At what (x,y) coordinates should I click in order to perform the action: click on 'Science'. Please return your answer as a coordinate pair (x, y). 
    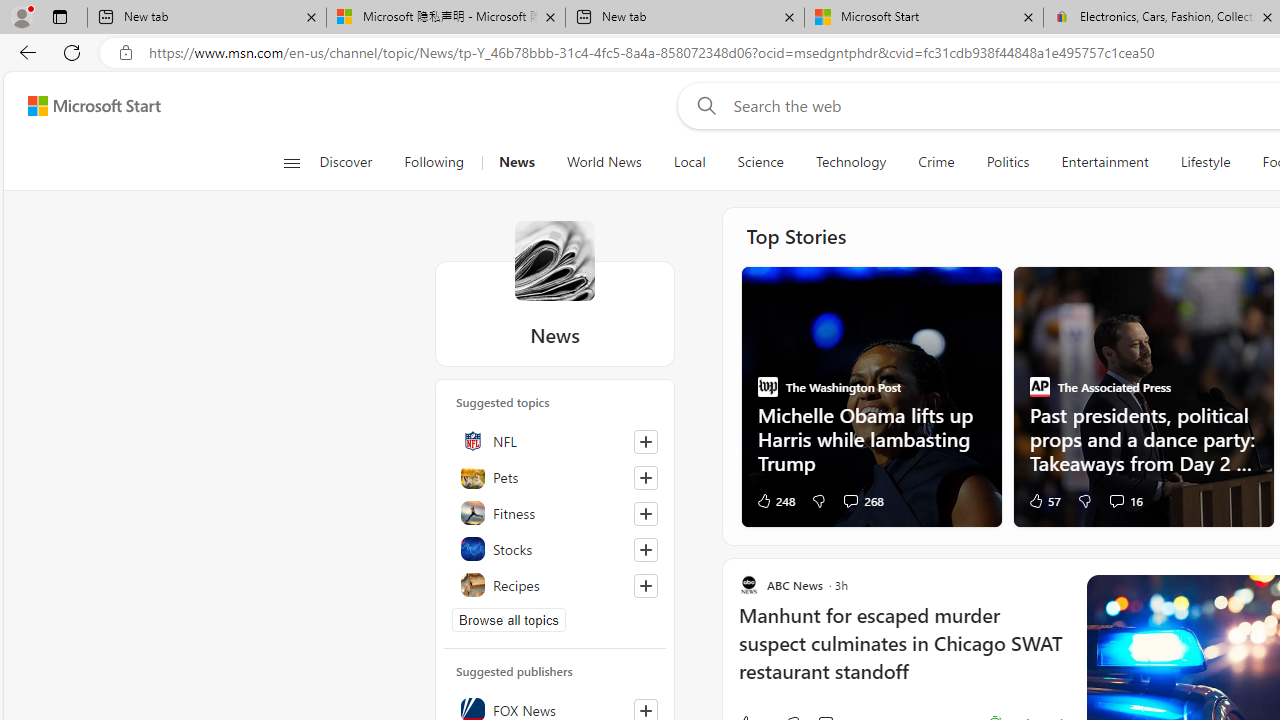
    Looking at the image, I should click on (759, 162).